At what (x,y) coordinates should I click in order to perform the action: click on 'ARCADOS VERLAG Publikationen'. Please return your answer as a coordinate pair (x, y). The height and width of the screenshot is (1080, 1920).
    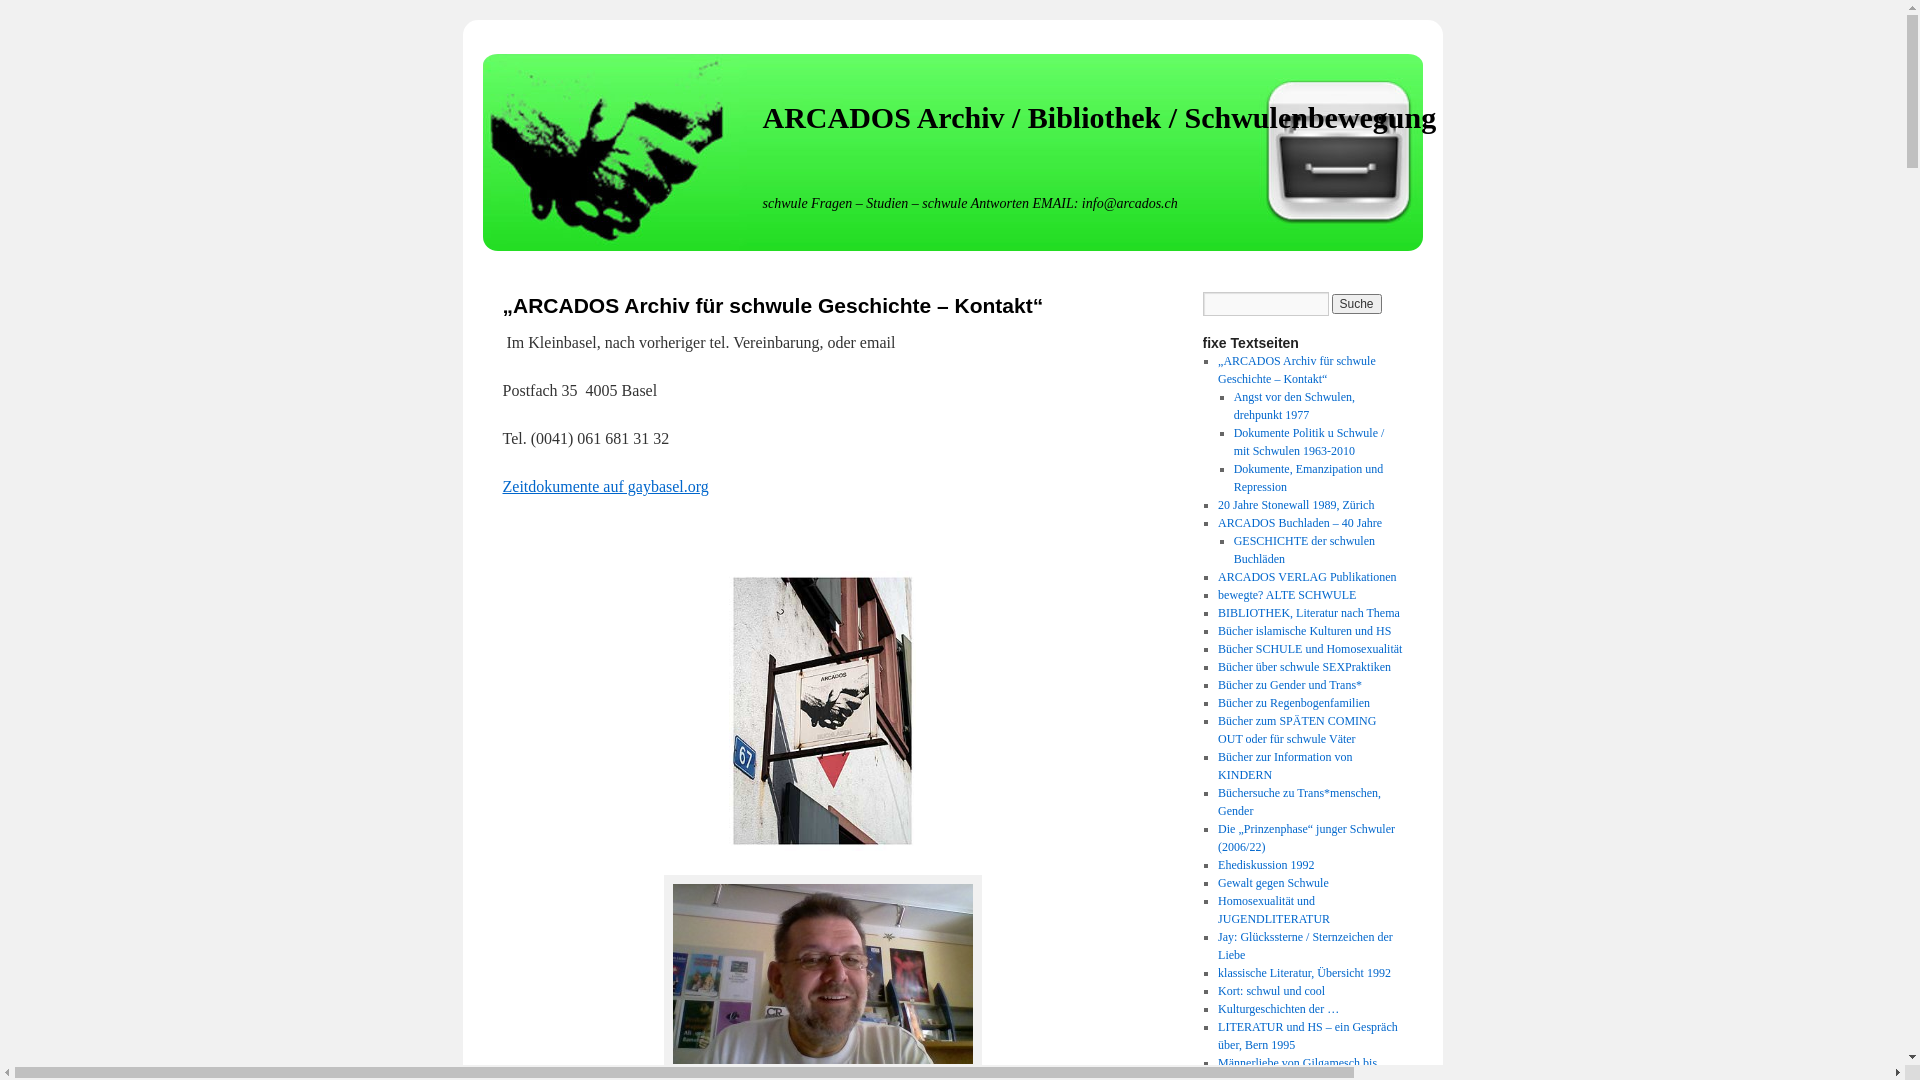
    Looking at the image, I should click on (1306, 577).